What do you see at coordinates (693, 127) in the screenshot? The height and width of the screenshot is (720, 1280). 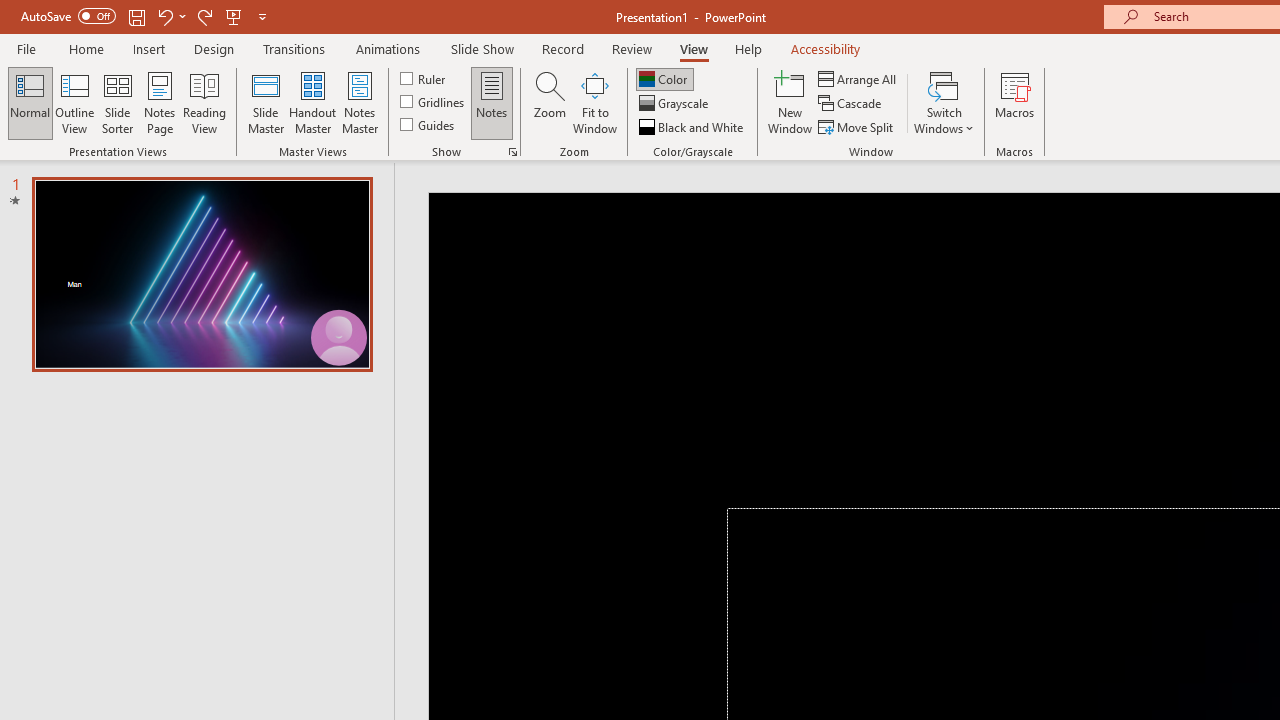 I see `'Black and White'` at bounding box center [693, 127].